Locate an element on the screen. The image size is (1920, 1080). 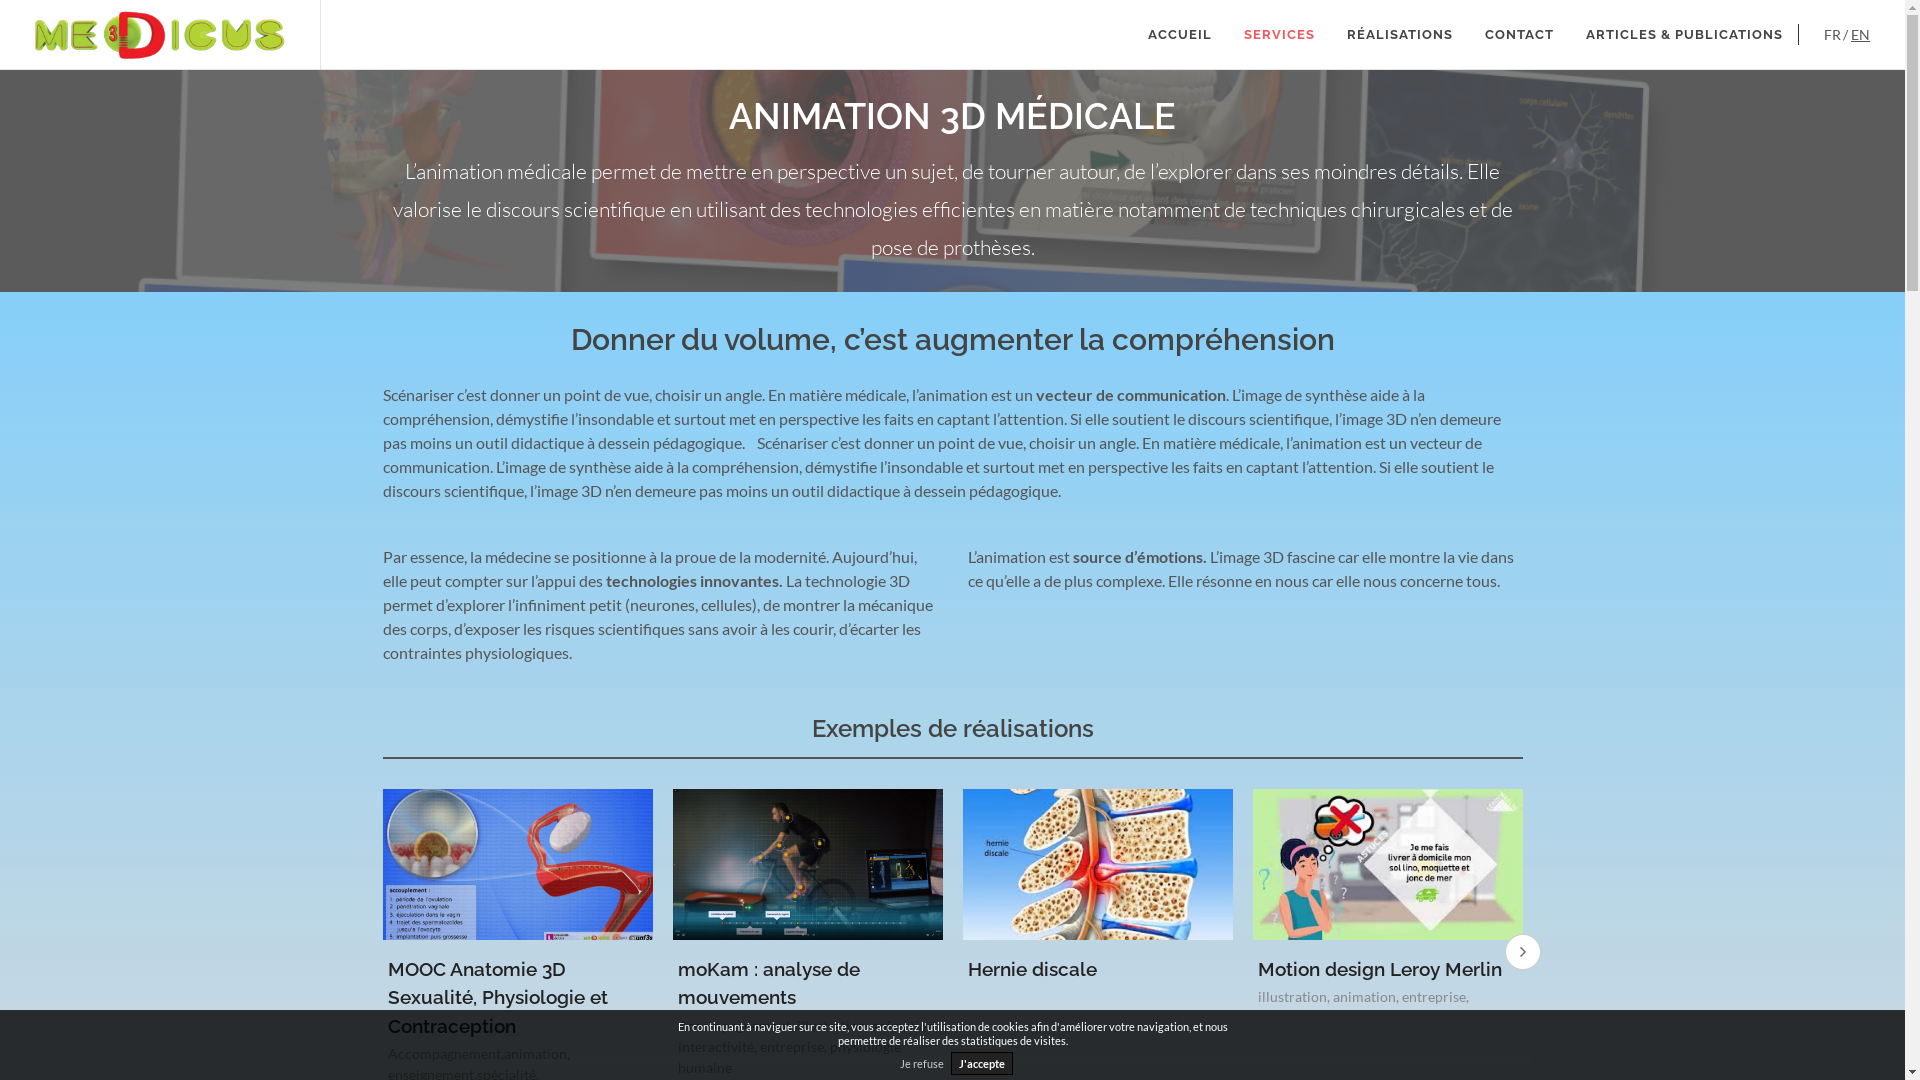
'EN' is located at coordinates (1859, 34).